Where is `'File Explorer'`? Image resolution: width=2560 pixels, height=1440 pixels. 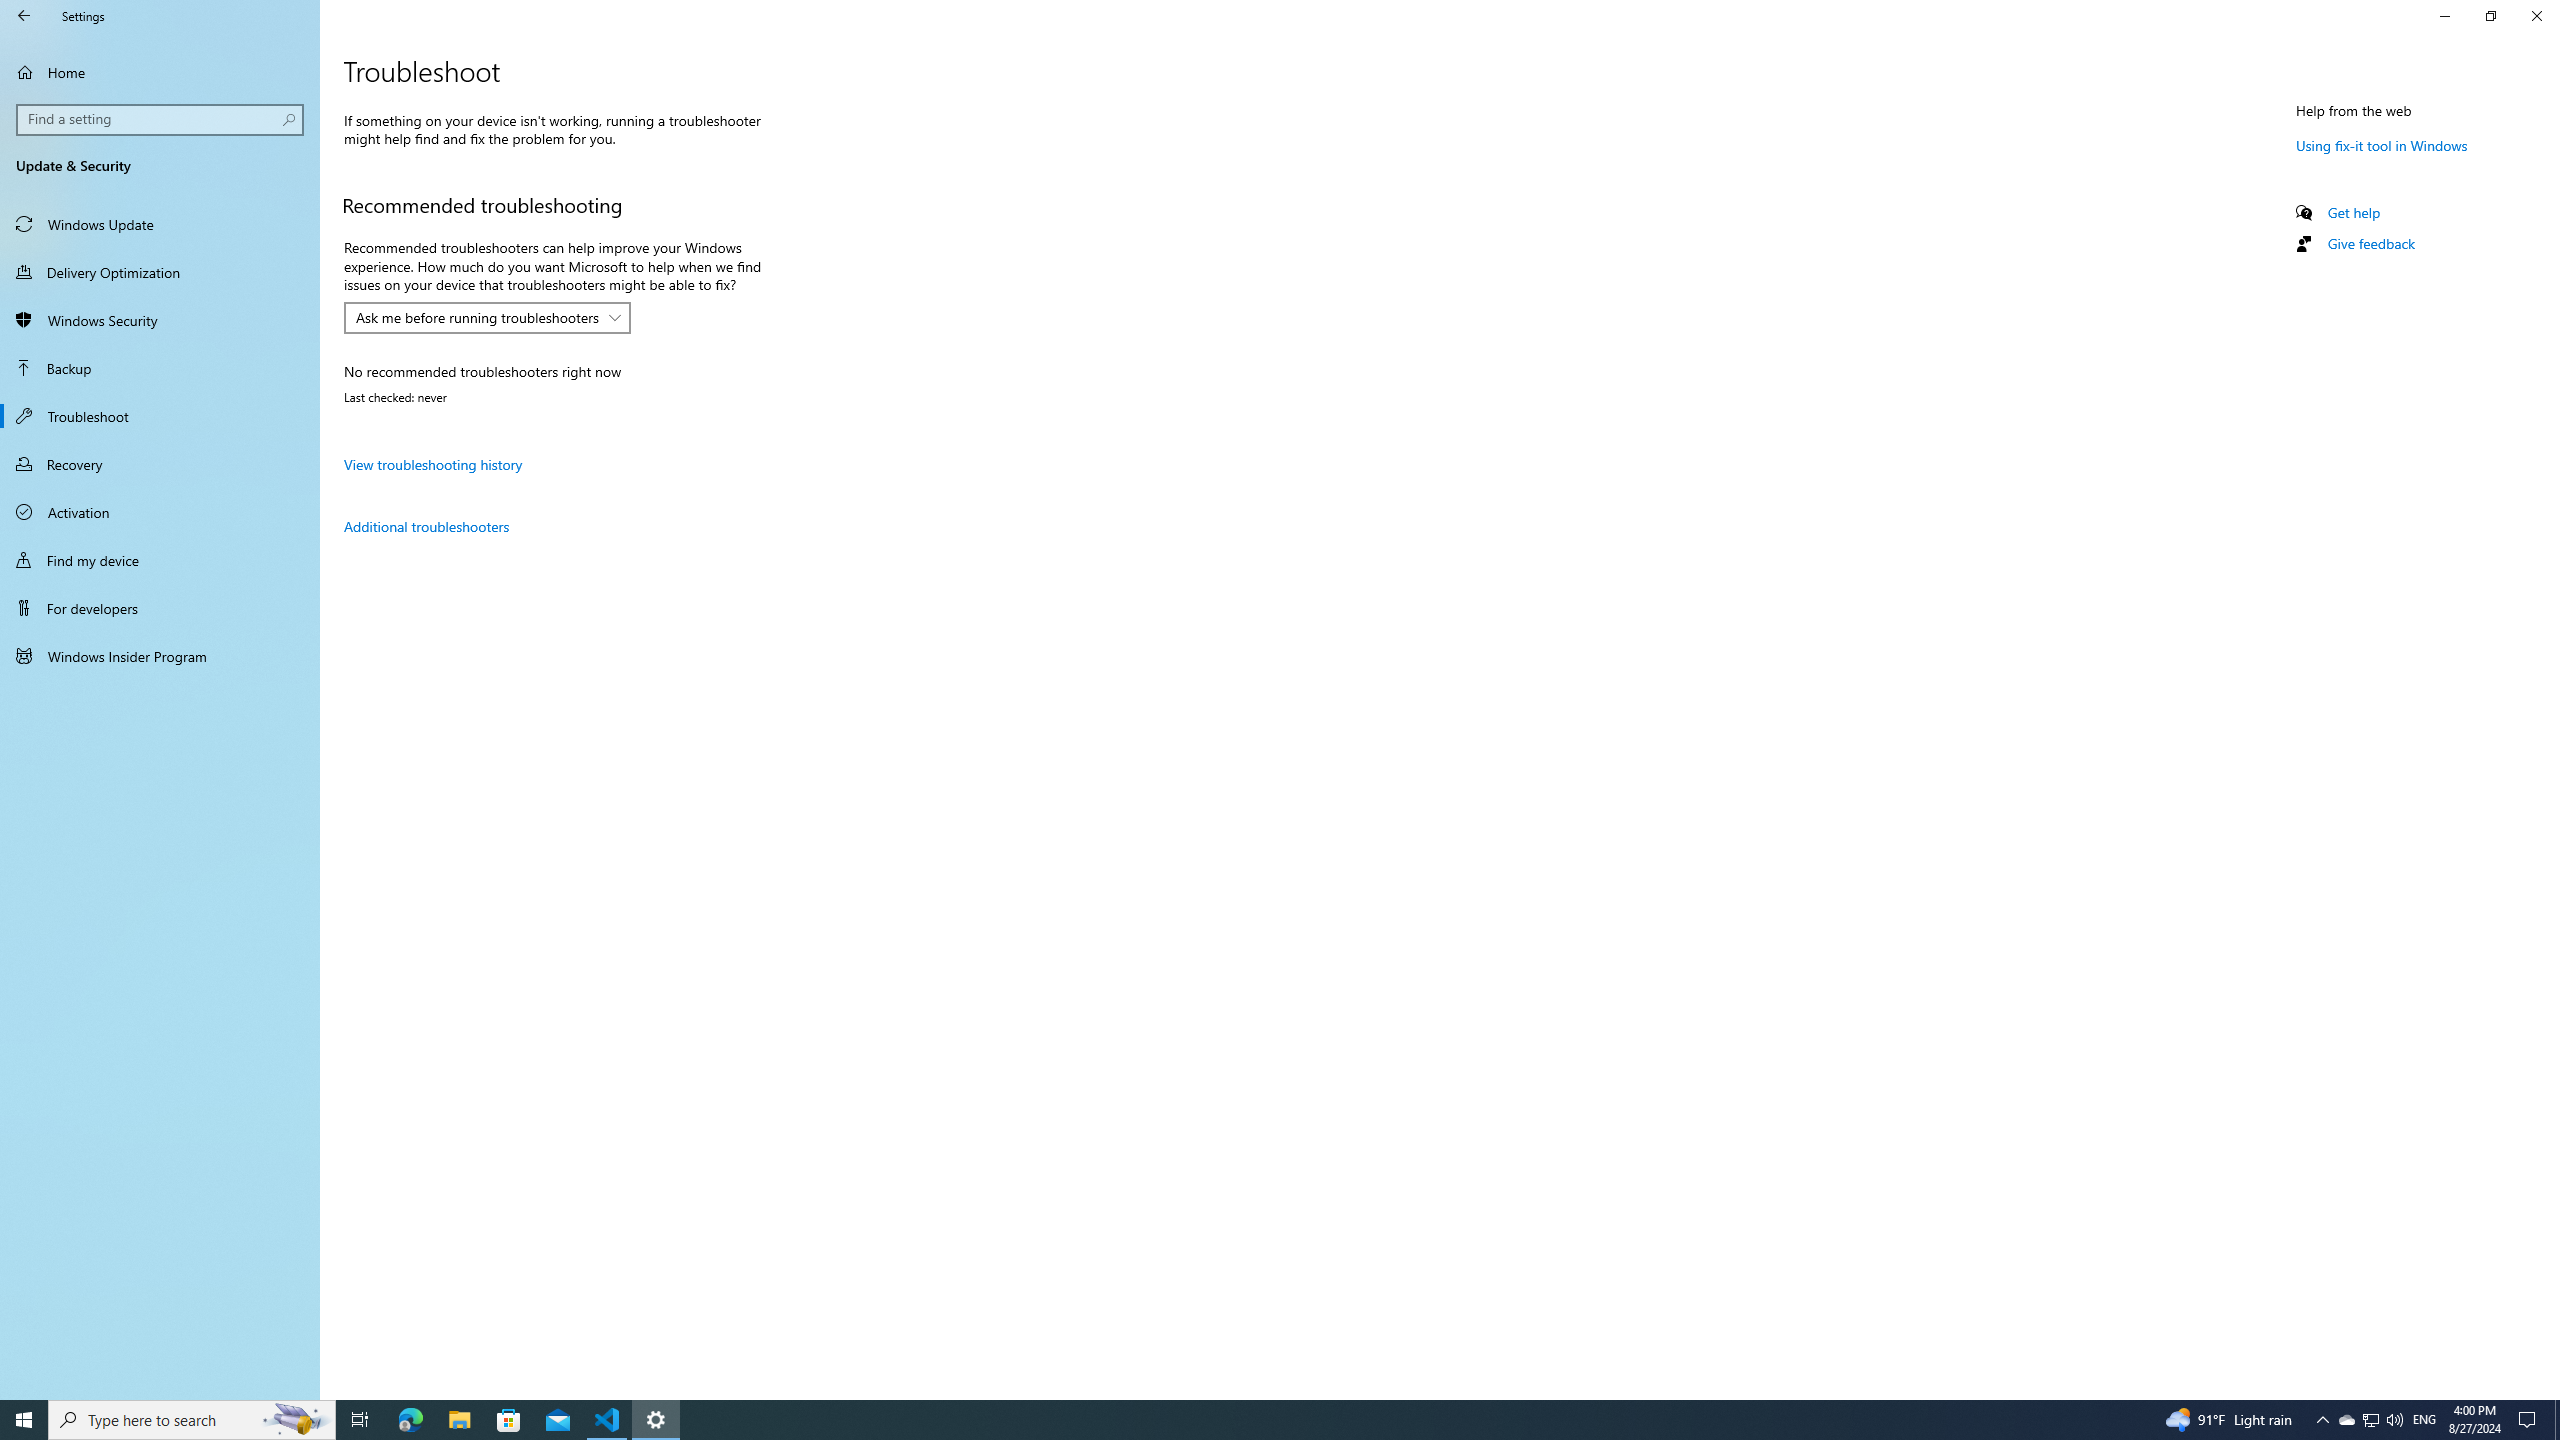 'File Explorer' is located at coordinates (458, 1418).